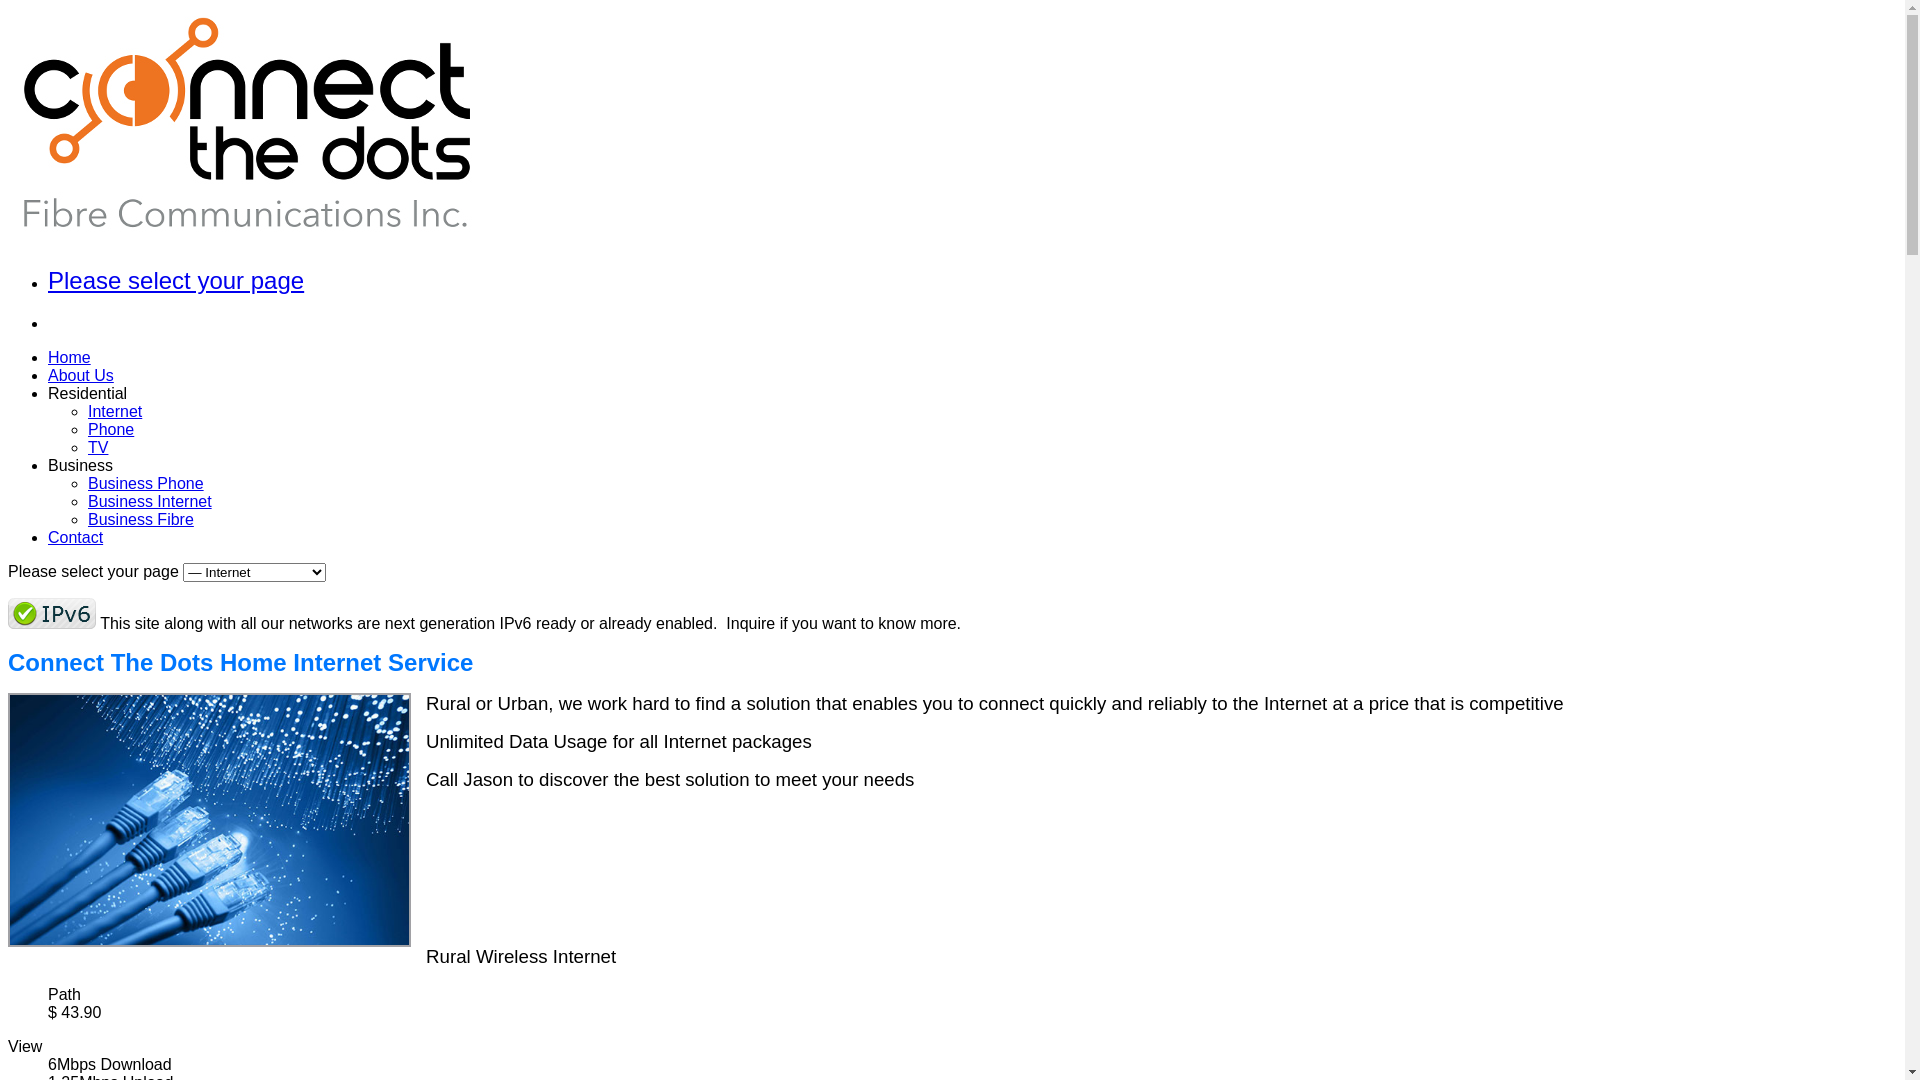 This screenshot has height=1080, width=1920. Describe the element at coordinates (148, 500) in the screenshot. I see `'Business Internet'` at that location.